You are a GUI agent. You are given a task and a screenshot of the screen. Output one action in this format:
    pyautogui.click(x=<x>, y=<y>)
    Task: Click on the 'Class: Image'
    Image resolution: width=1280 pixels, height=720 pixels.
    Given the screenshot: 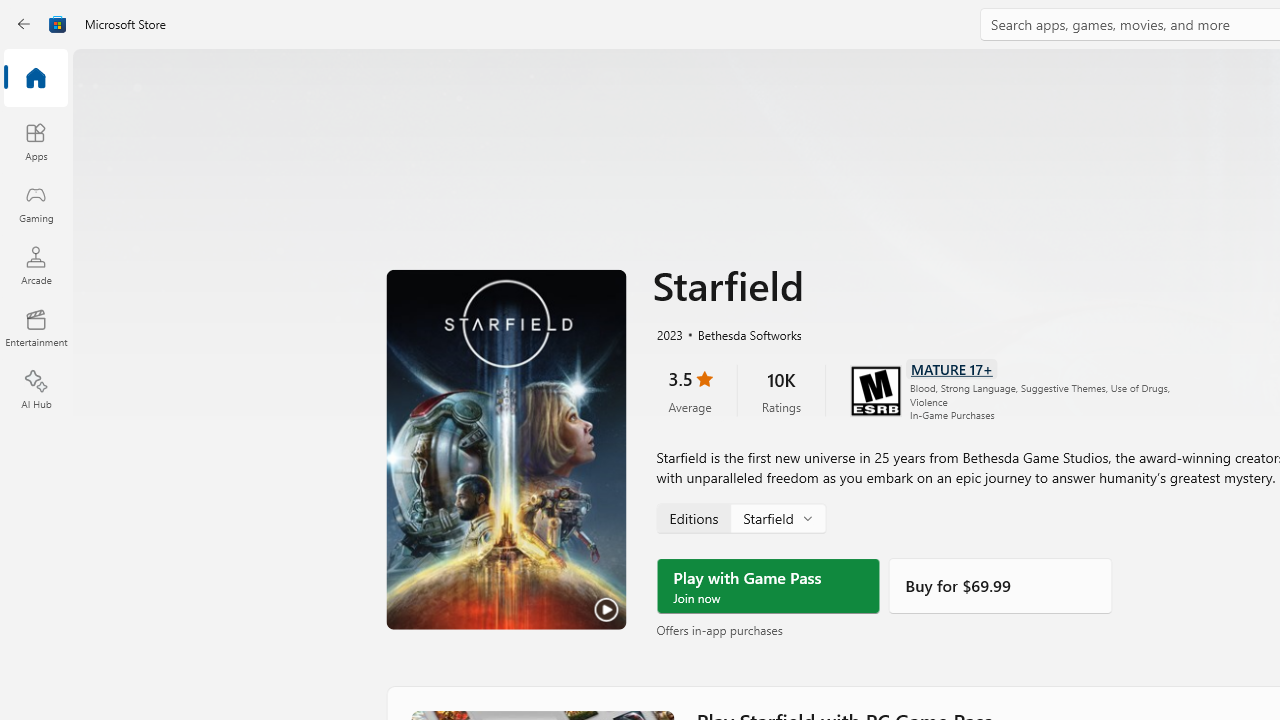 What is the action you would take?
    pyautogui.click(x=58, y=24)
    